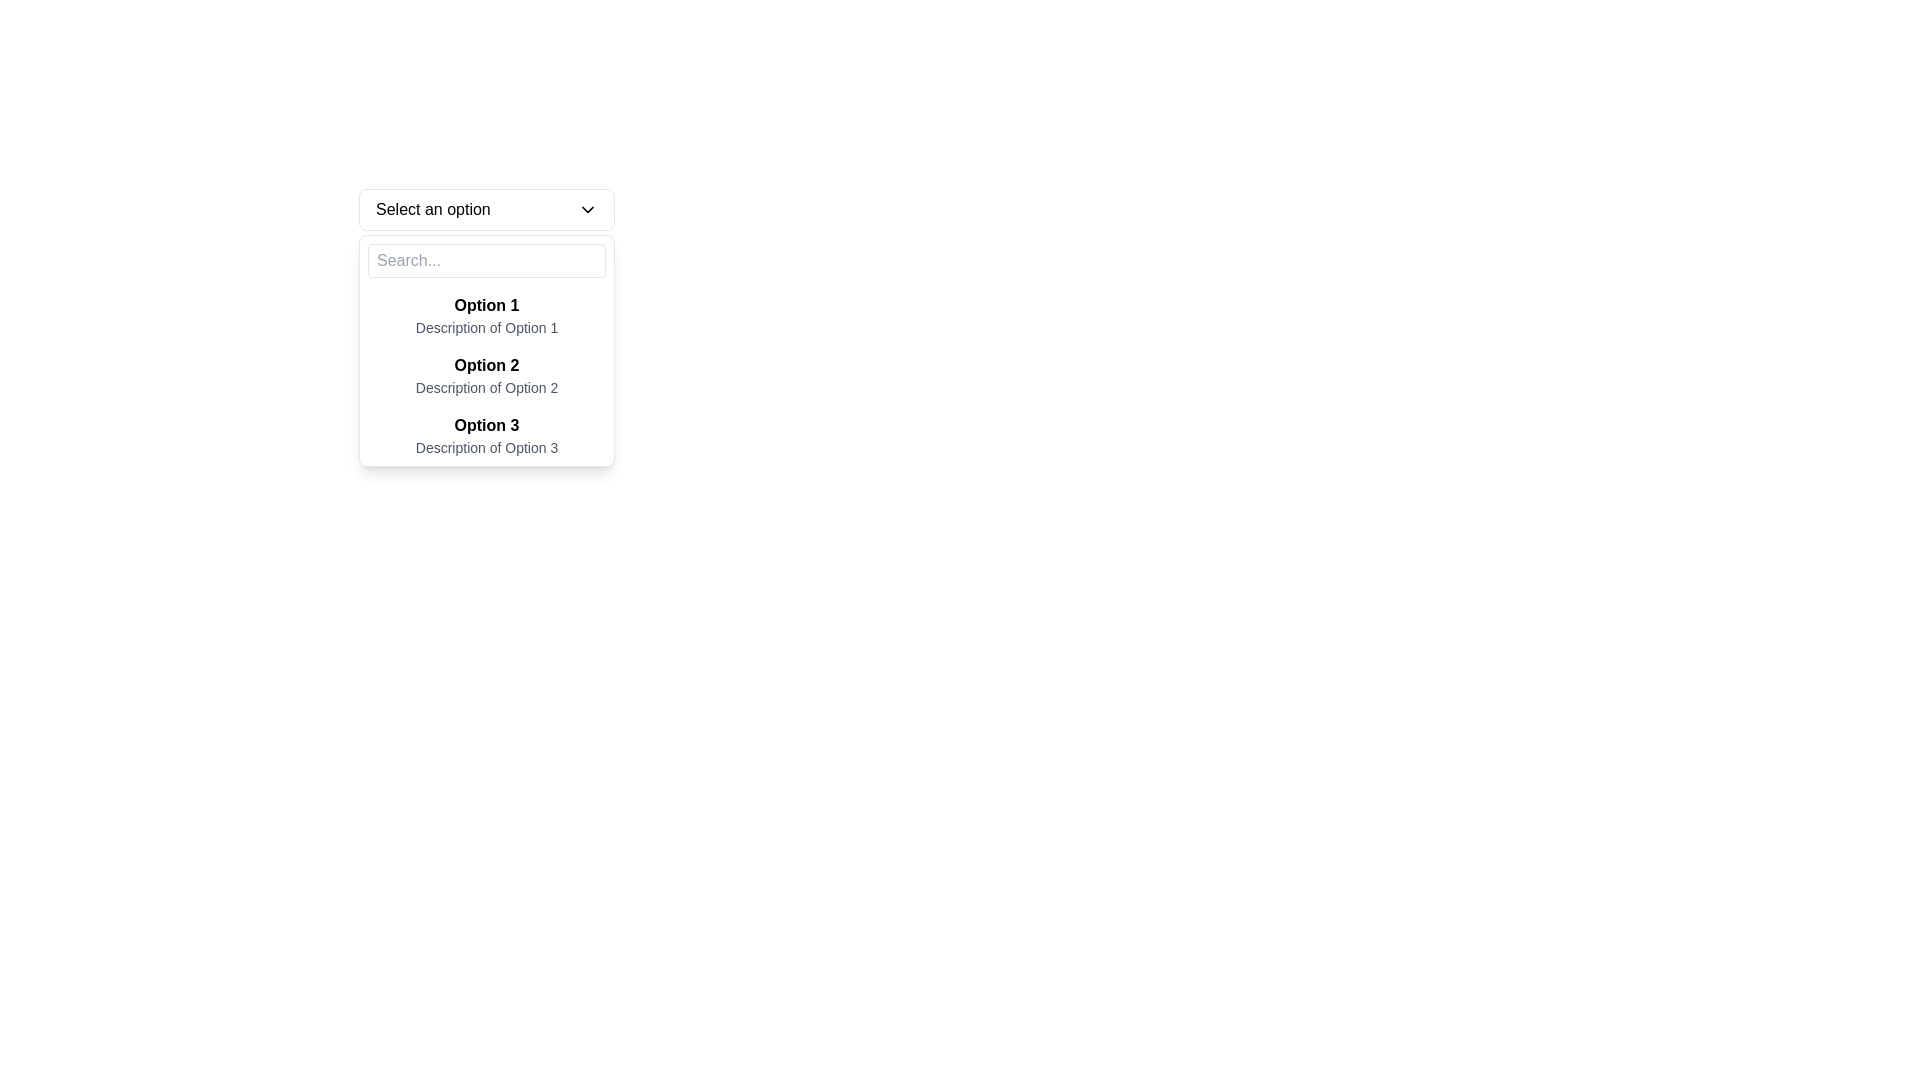  Describe the element at coordinates (486, 326) in the screenshot. I see `the Text Label providing additional descriptive information for 'Option 1' in the dropdown menu, positioned directly below it and aligned to the left` at that location.